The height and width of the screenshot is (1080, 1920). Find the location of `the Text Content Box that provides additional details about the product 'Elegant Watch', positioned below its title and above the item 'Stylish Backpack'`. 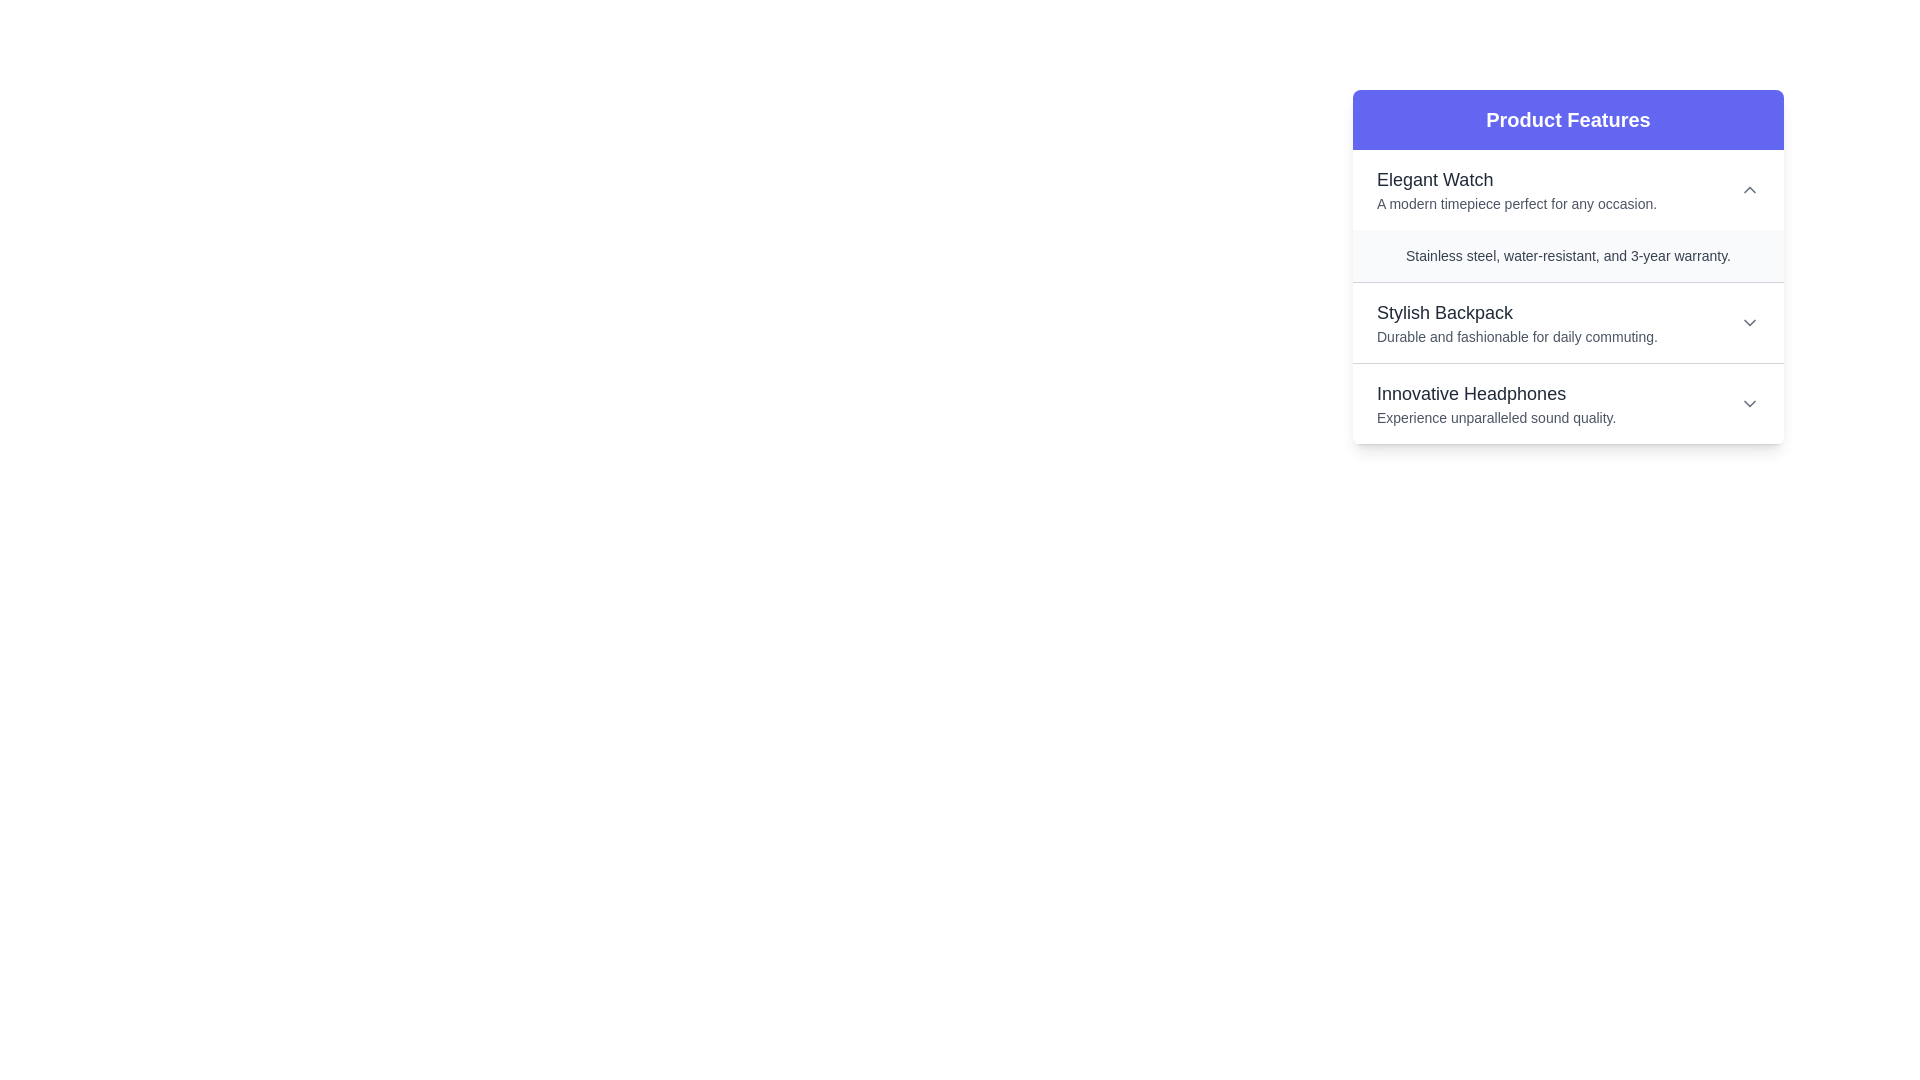

the Text Content Box that provides additional details about the product 'Elegant Watch', positioned below its title and above the item 'Stylish Backpack' is located at coordinates (1567, 266).